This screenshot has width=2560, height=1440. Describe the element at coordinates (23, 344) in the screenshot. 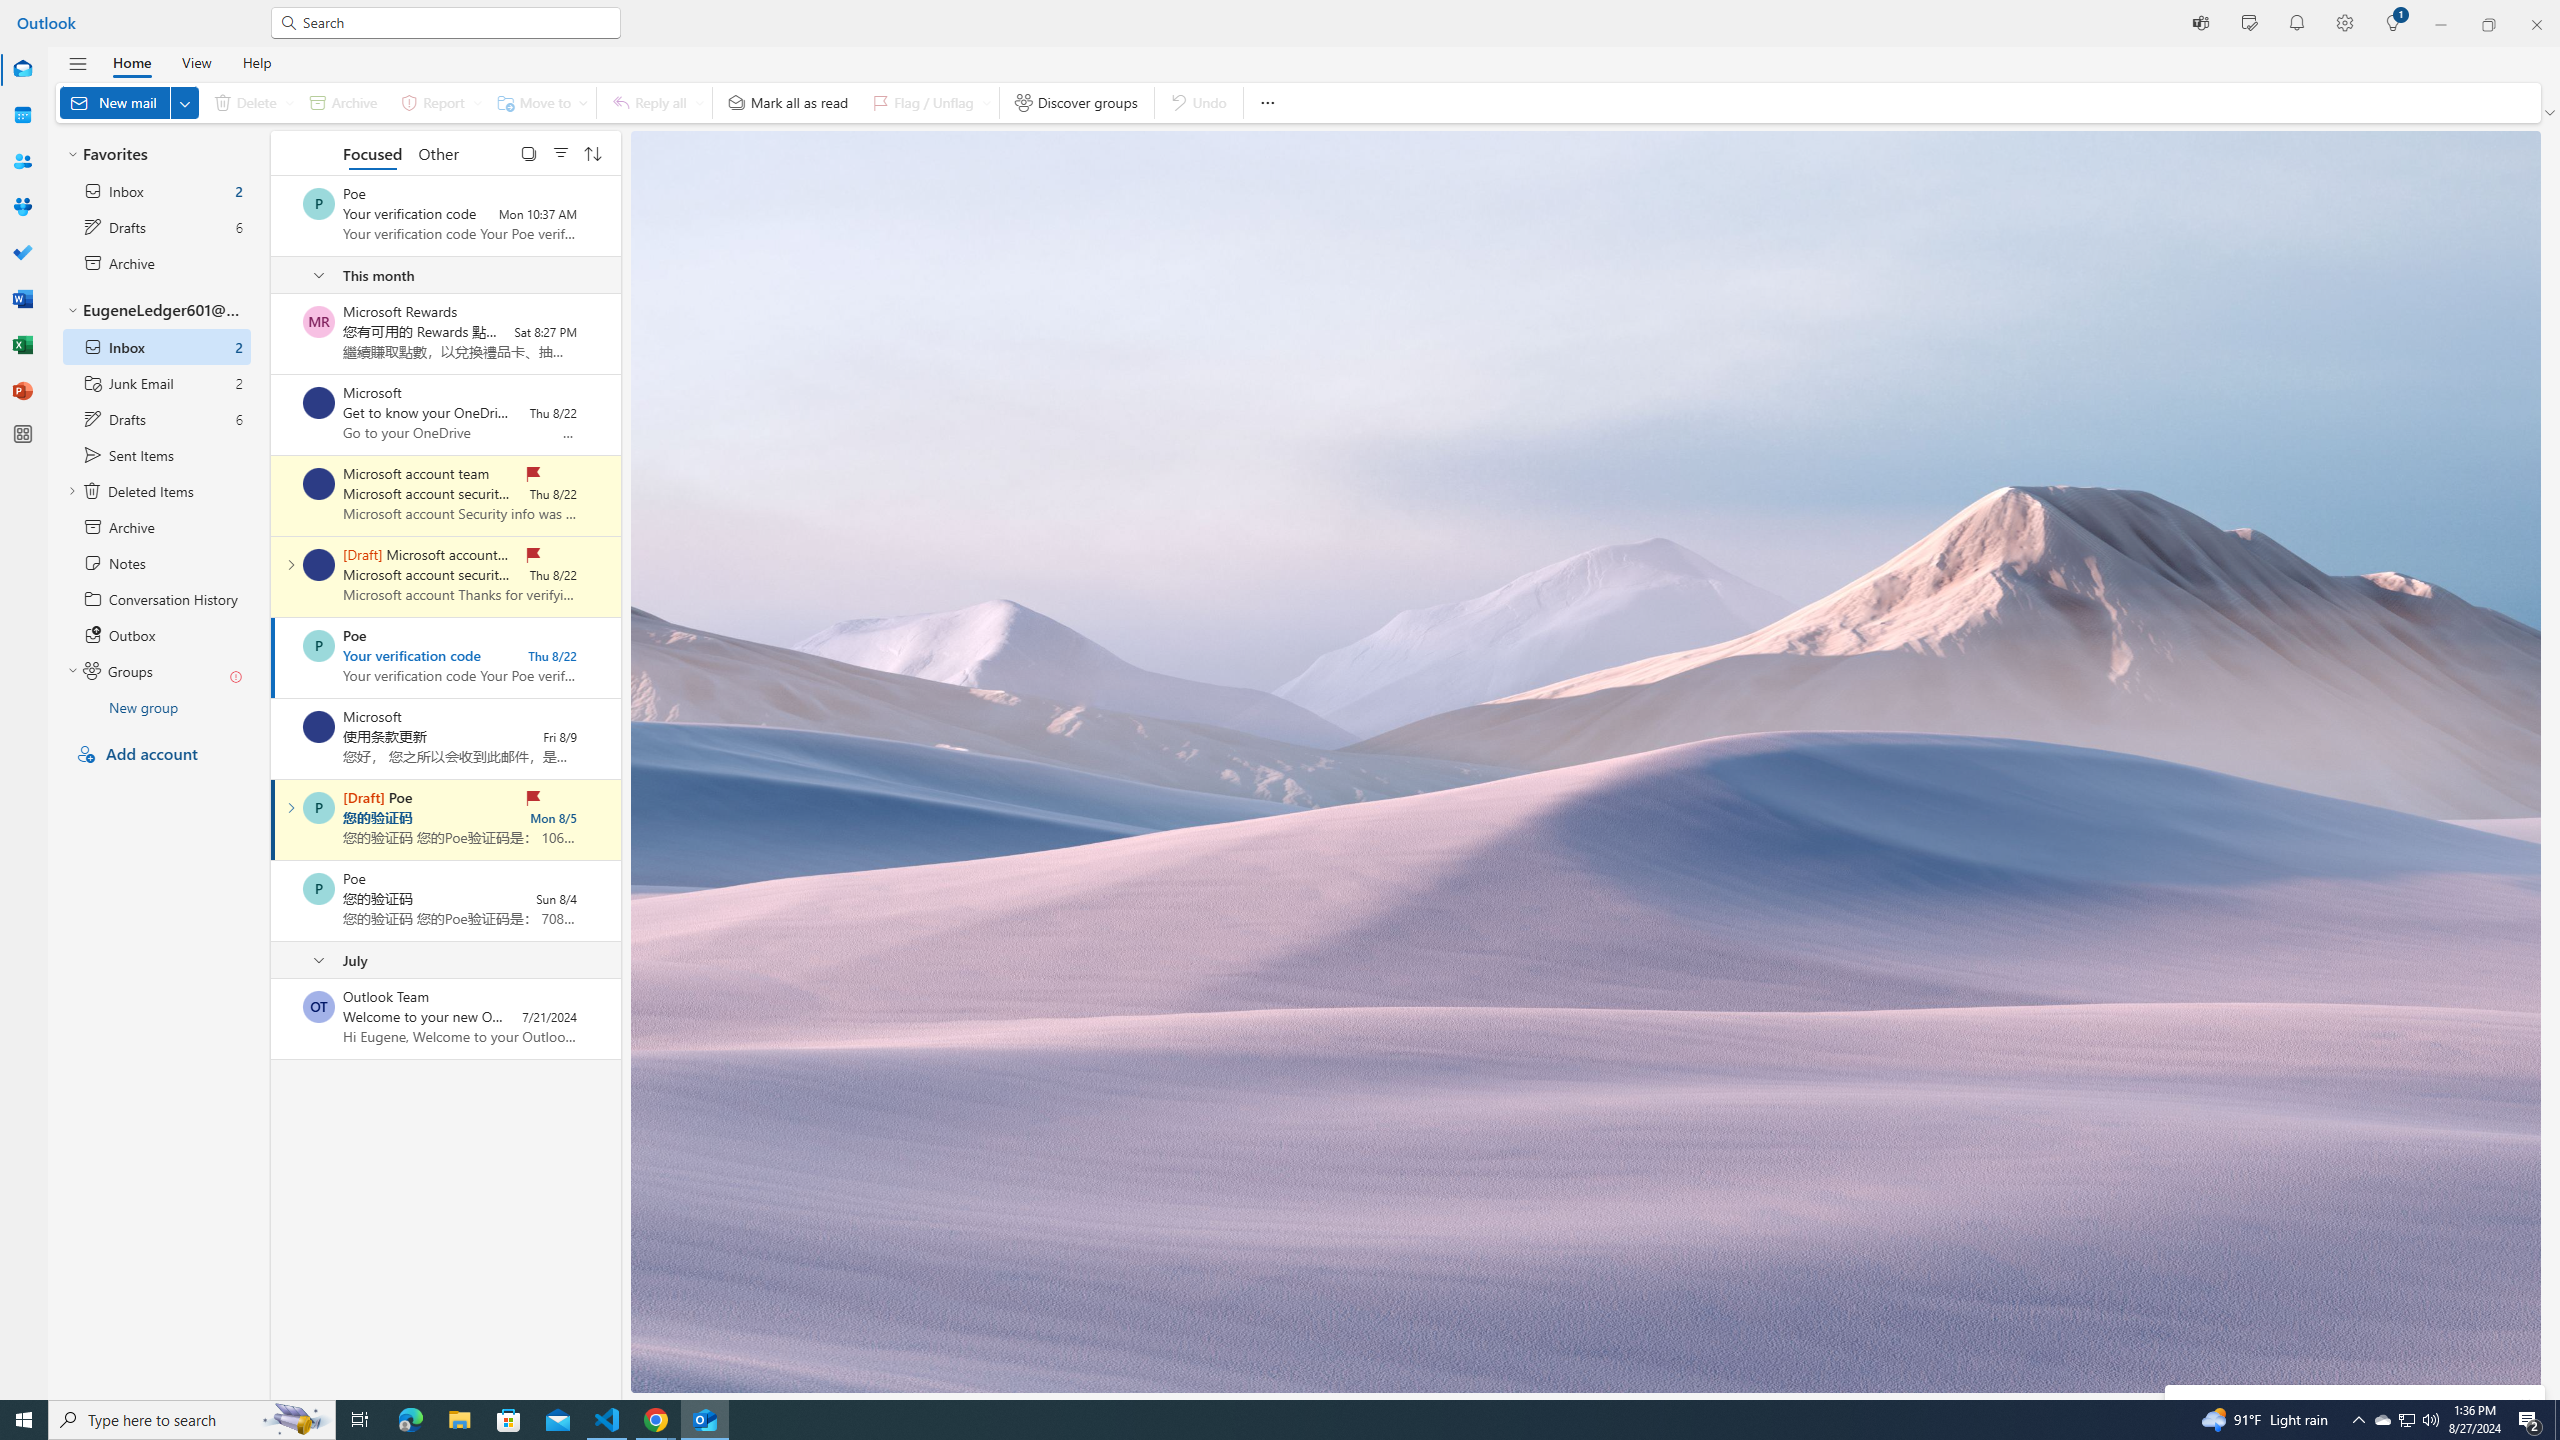

I see `'Excel'` at that location.